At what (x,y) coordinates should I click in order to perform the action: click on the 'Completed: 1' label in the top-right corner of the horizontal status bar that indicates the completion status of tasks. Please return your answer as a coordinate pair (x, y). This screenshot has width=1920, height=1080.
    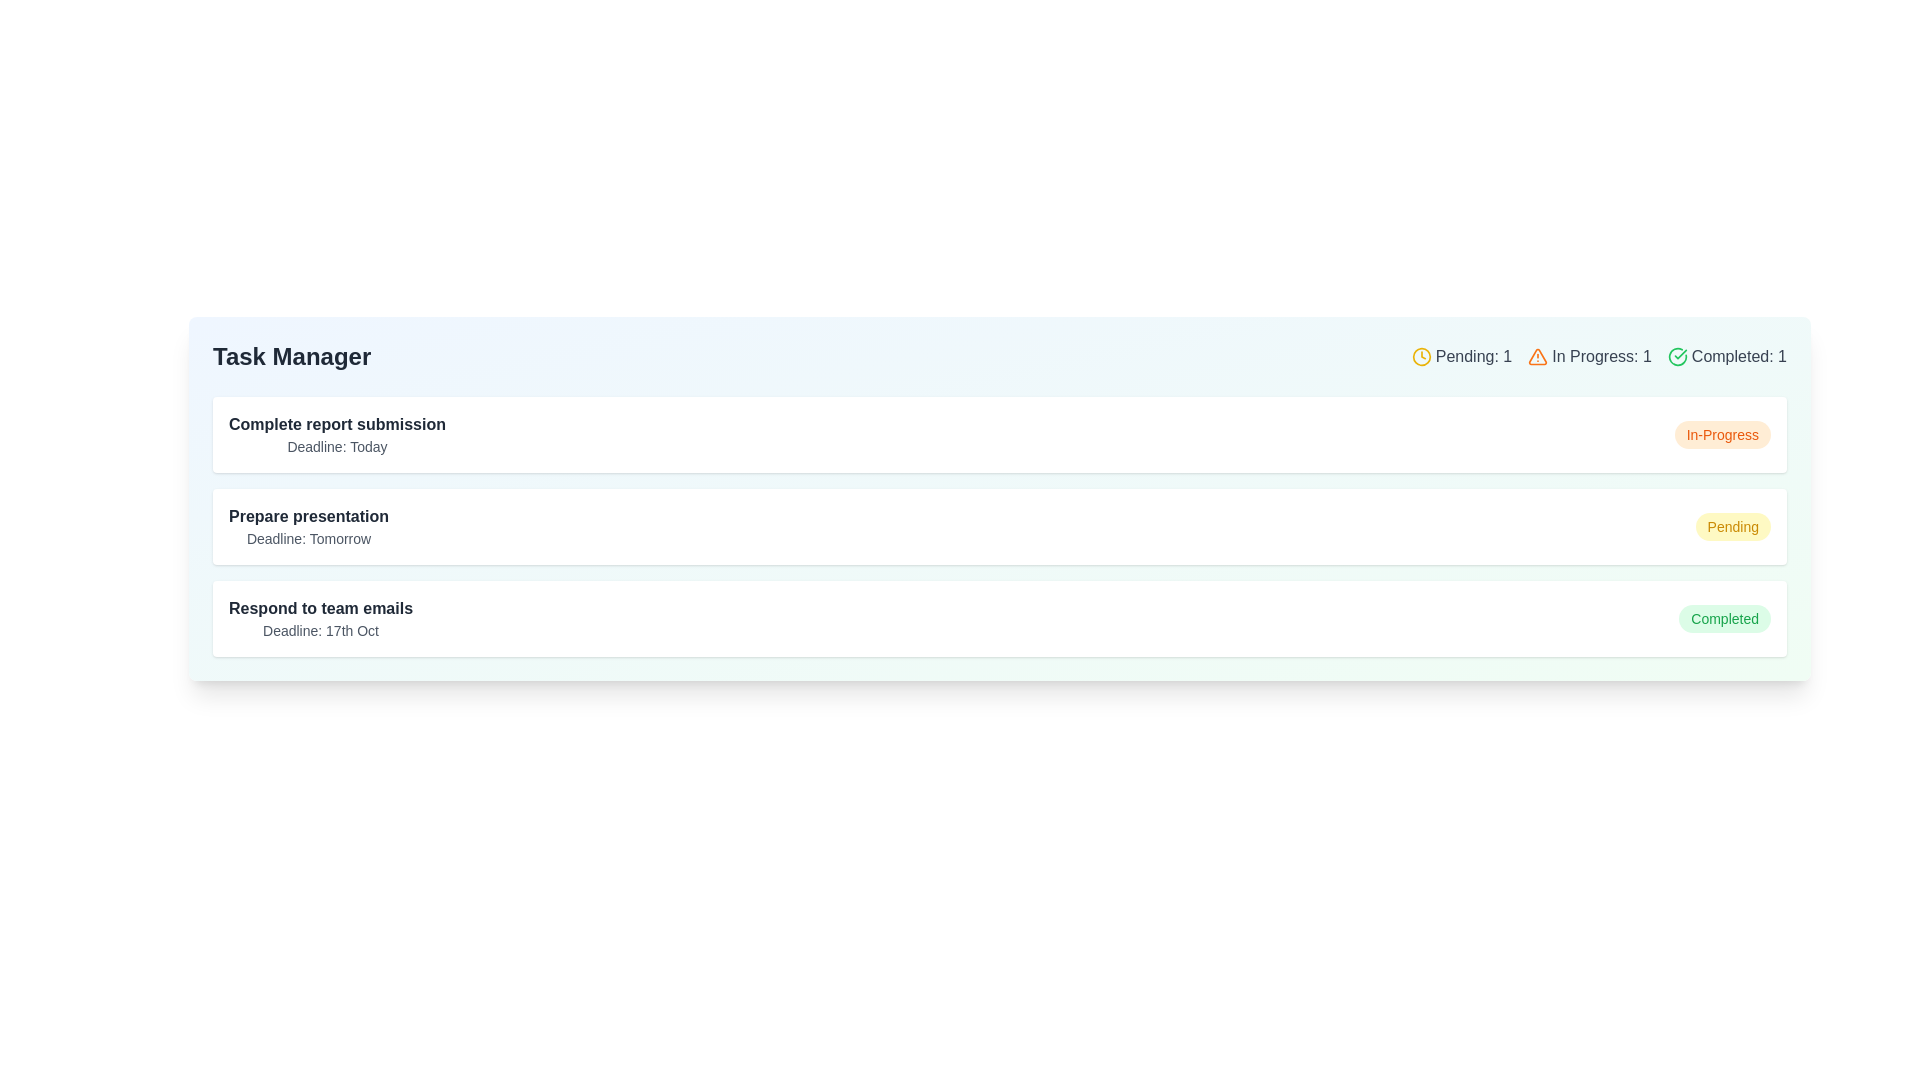
    Looking at the image, I should click on (1726, 356).